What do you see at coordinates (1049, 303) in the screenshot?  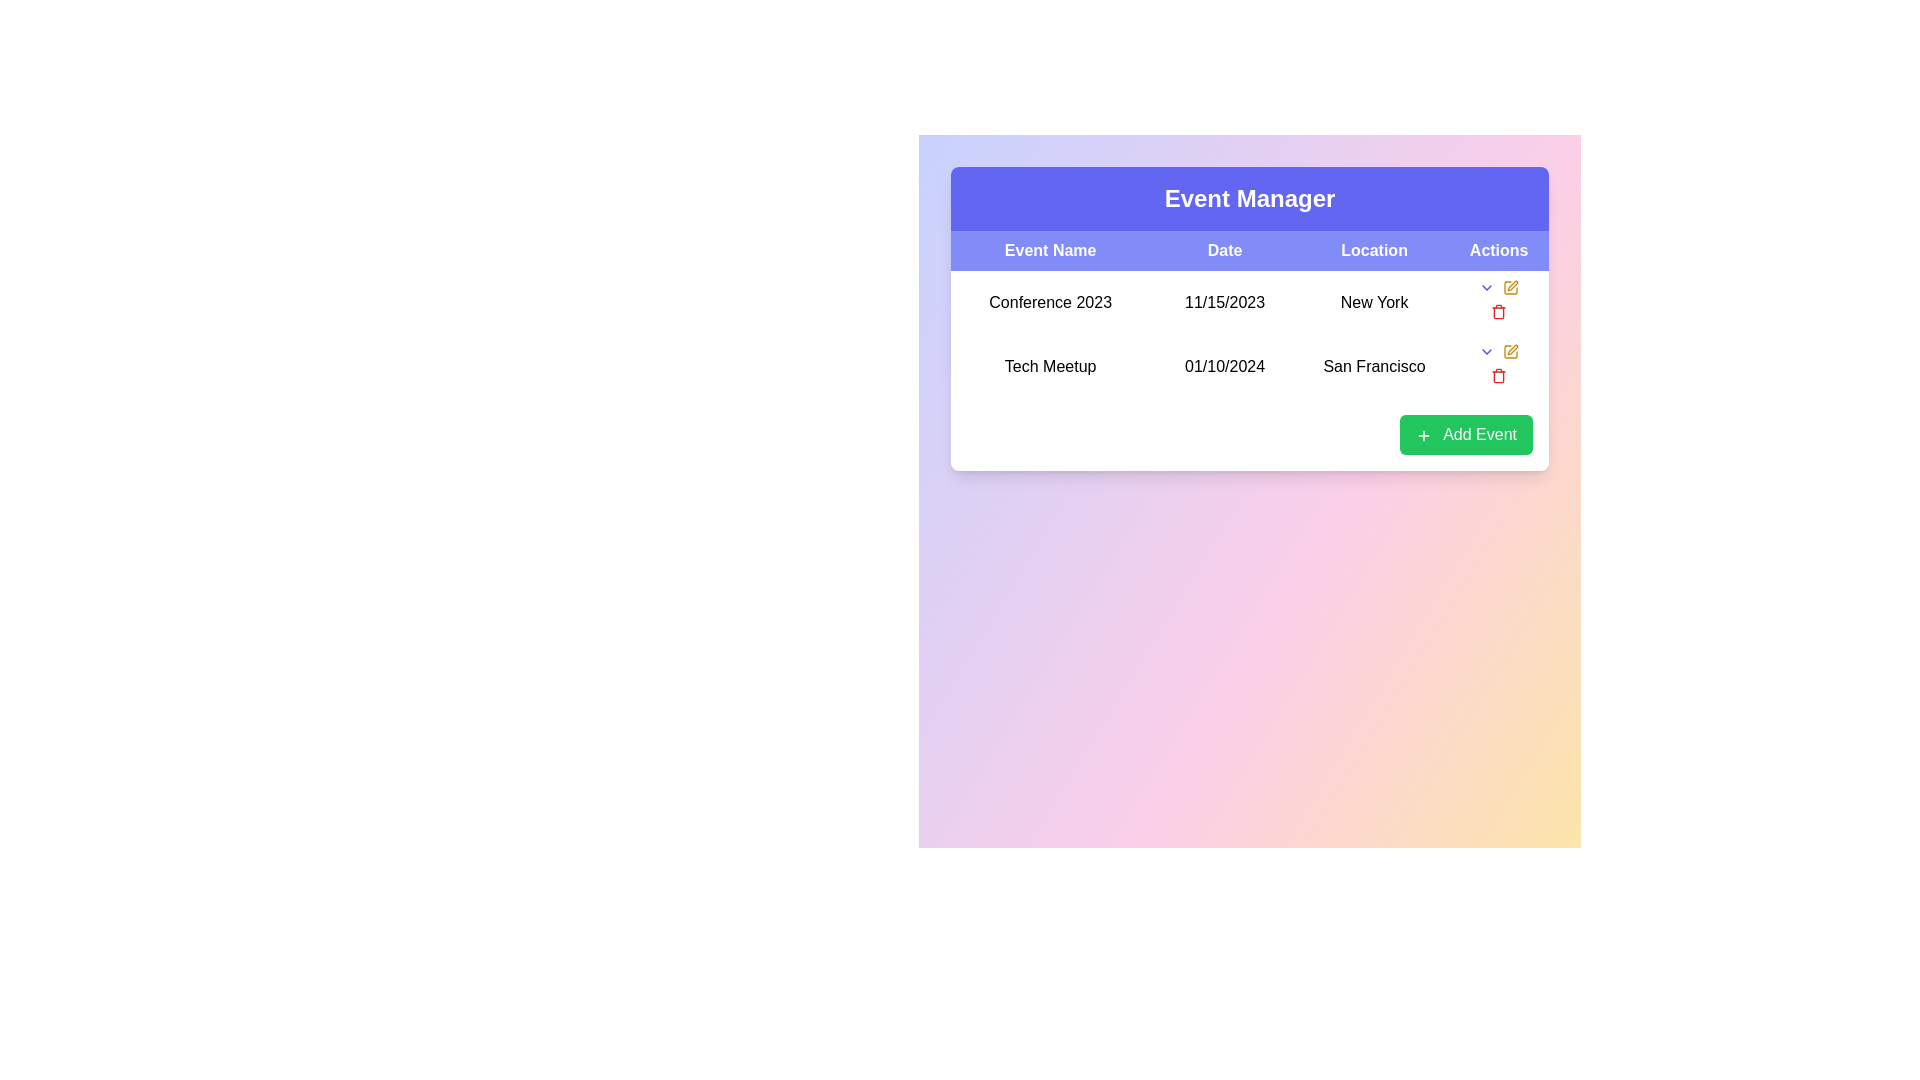 I see `the text label displaying 'Conference 2023' in the first cell of the 'Event Name' column under the 'Event Manager' header` at bounding box center [1049, 303].